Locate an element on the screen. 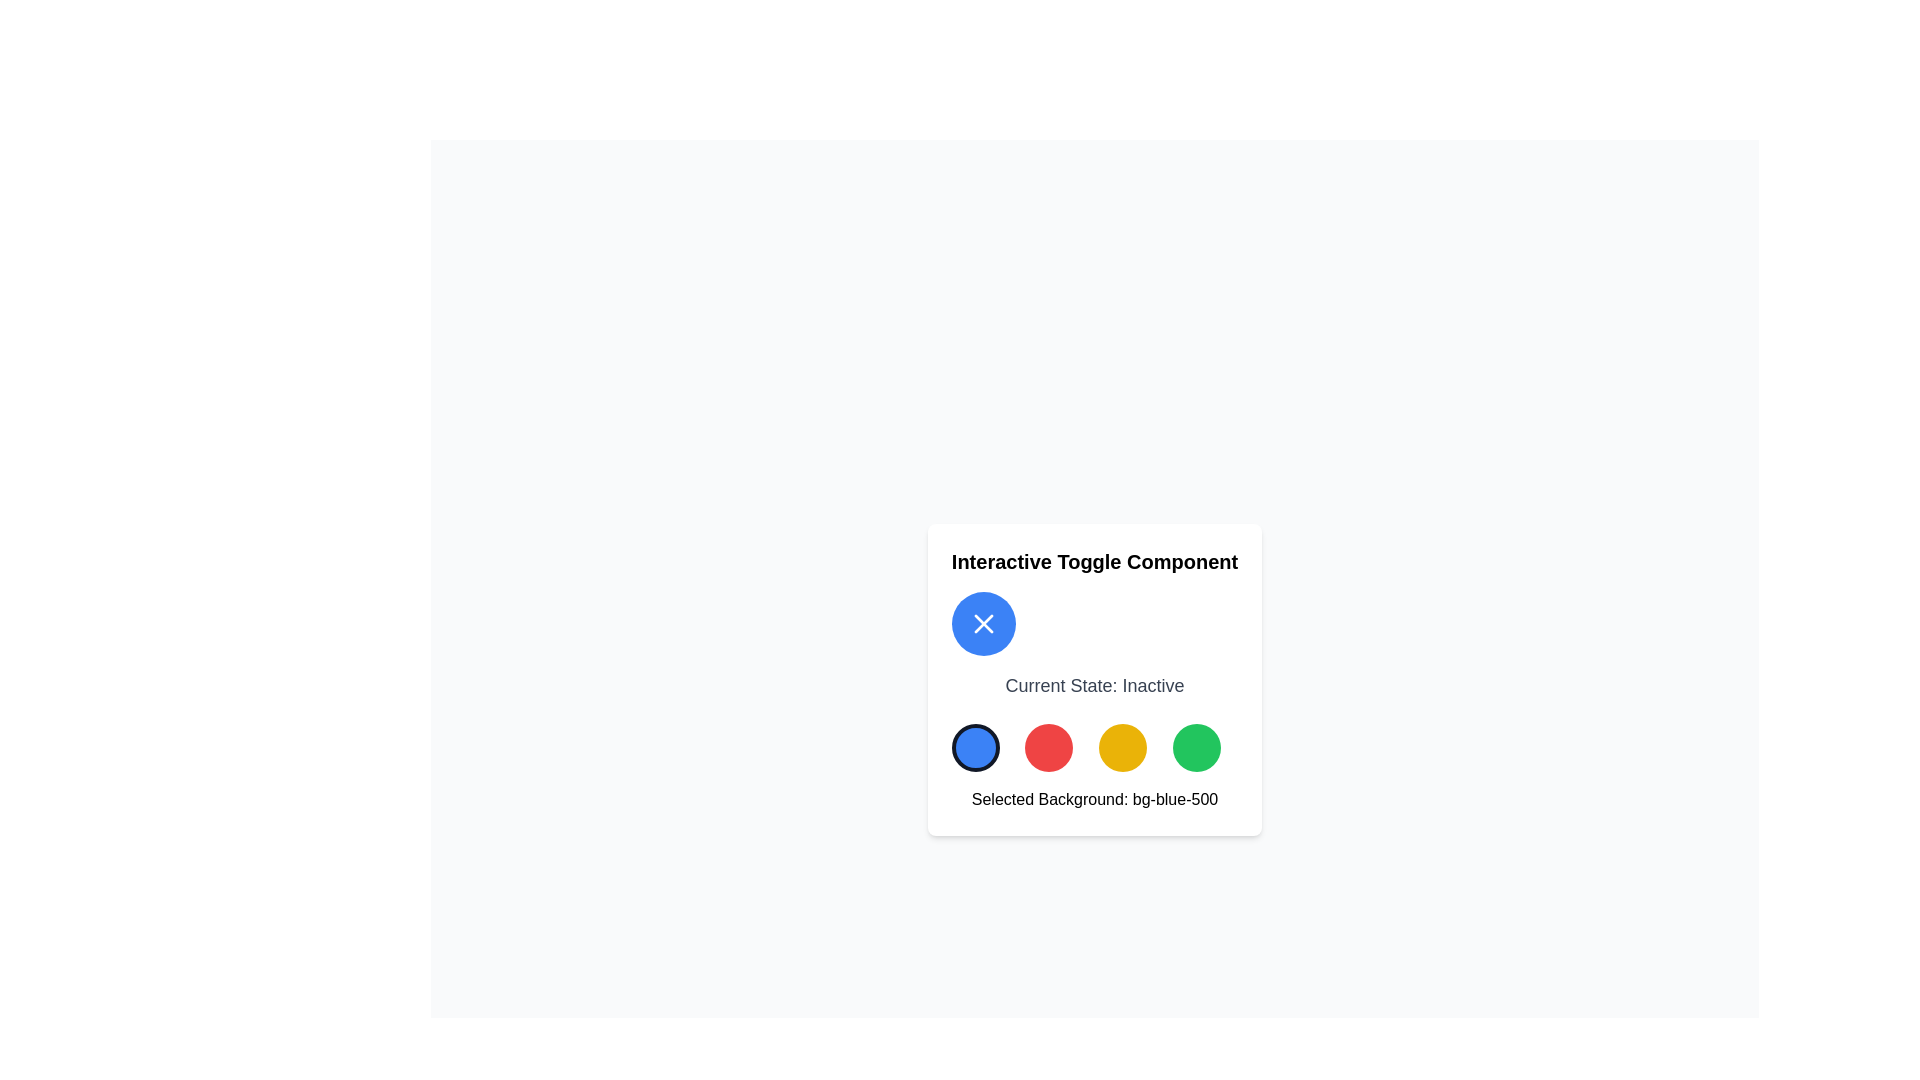 The height and width of the screenshot is (1080, 1920). the first circular button in the horizontal row of four, located centrally within the card interface is located at coordinates (975, 748).